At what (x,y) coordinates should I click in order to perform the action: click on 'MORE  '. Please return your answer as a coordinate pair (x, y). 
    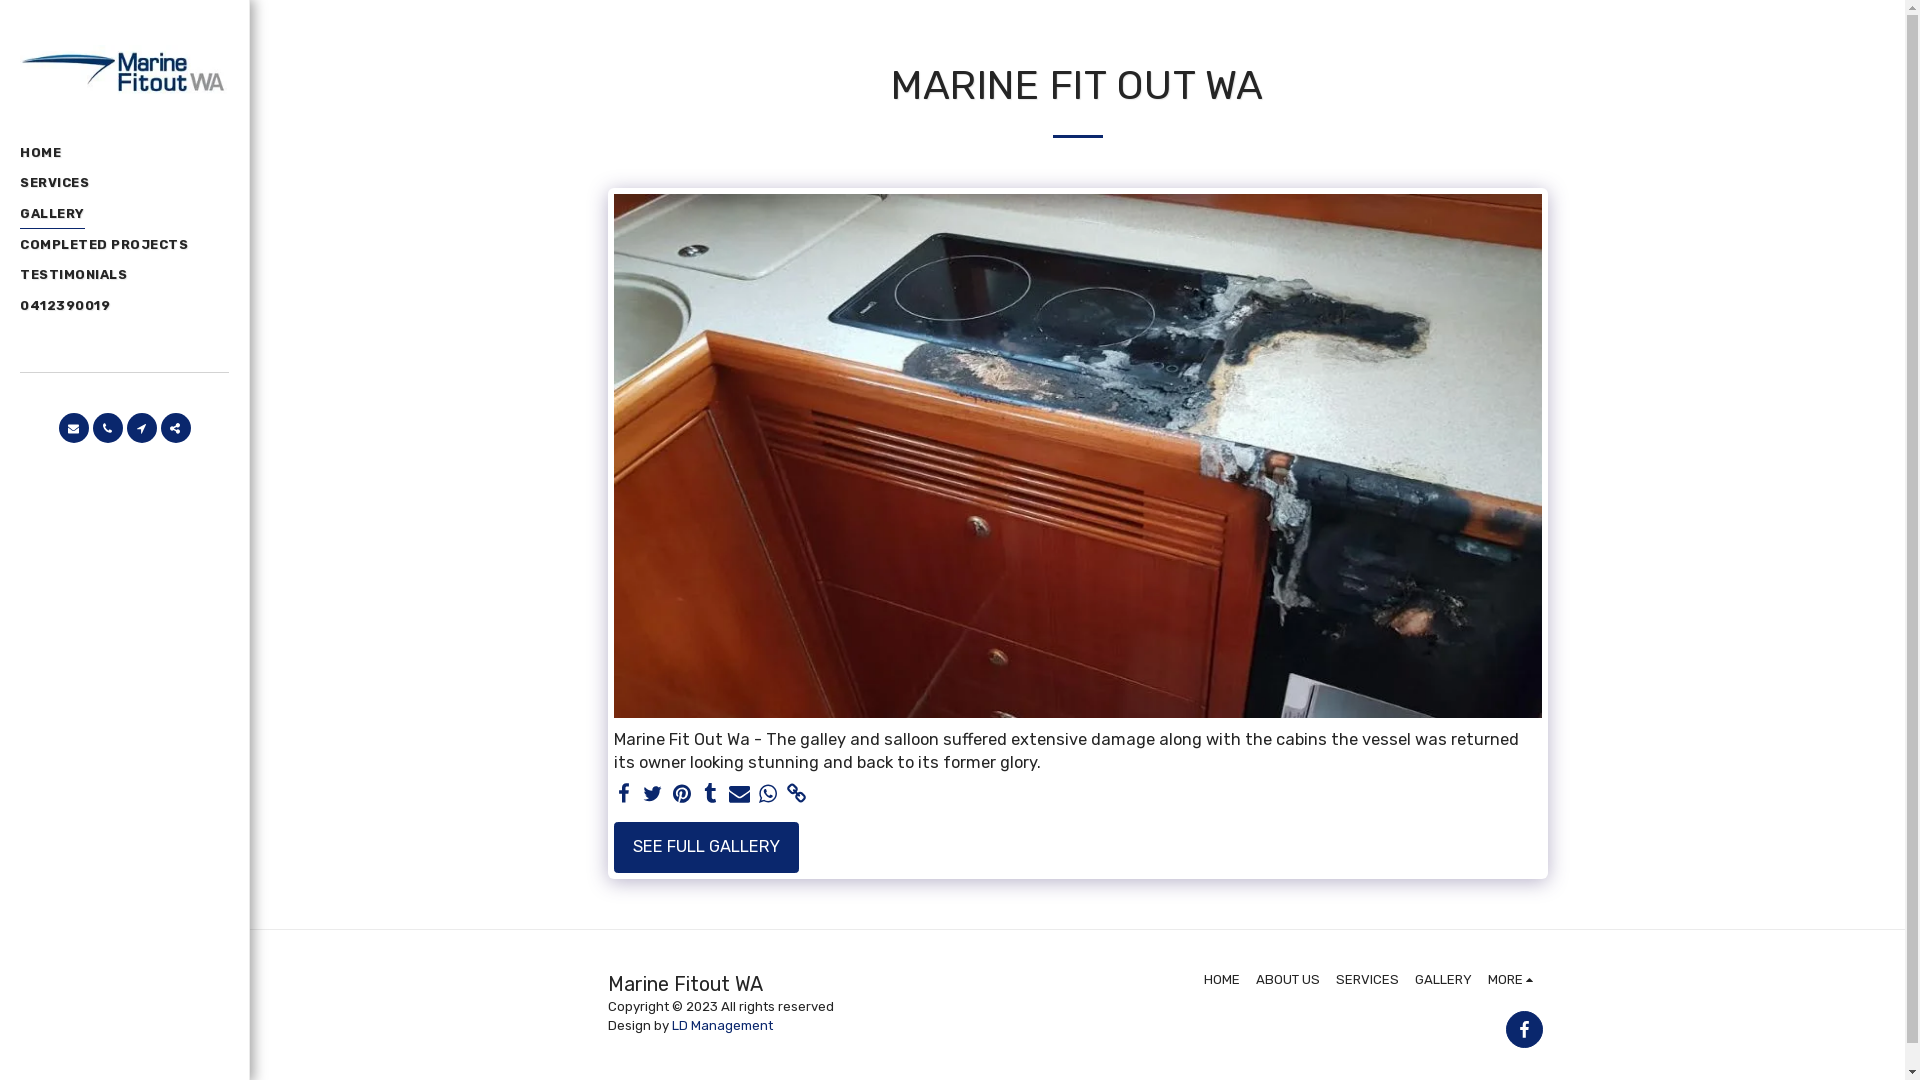
    Looking at the image, I should click on (1513, 978).